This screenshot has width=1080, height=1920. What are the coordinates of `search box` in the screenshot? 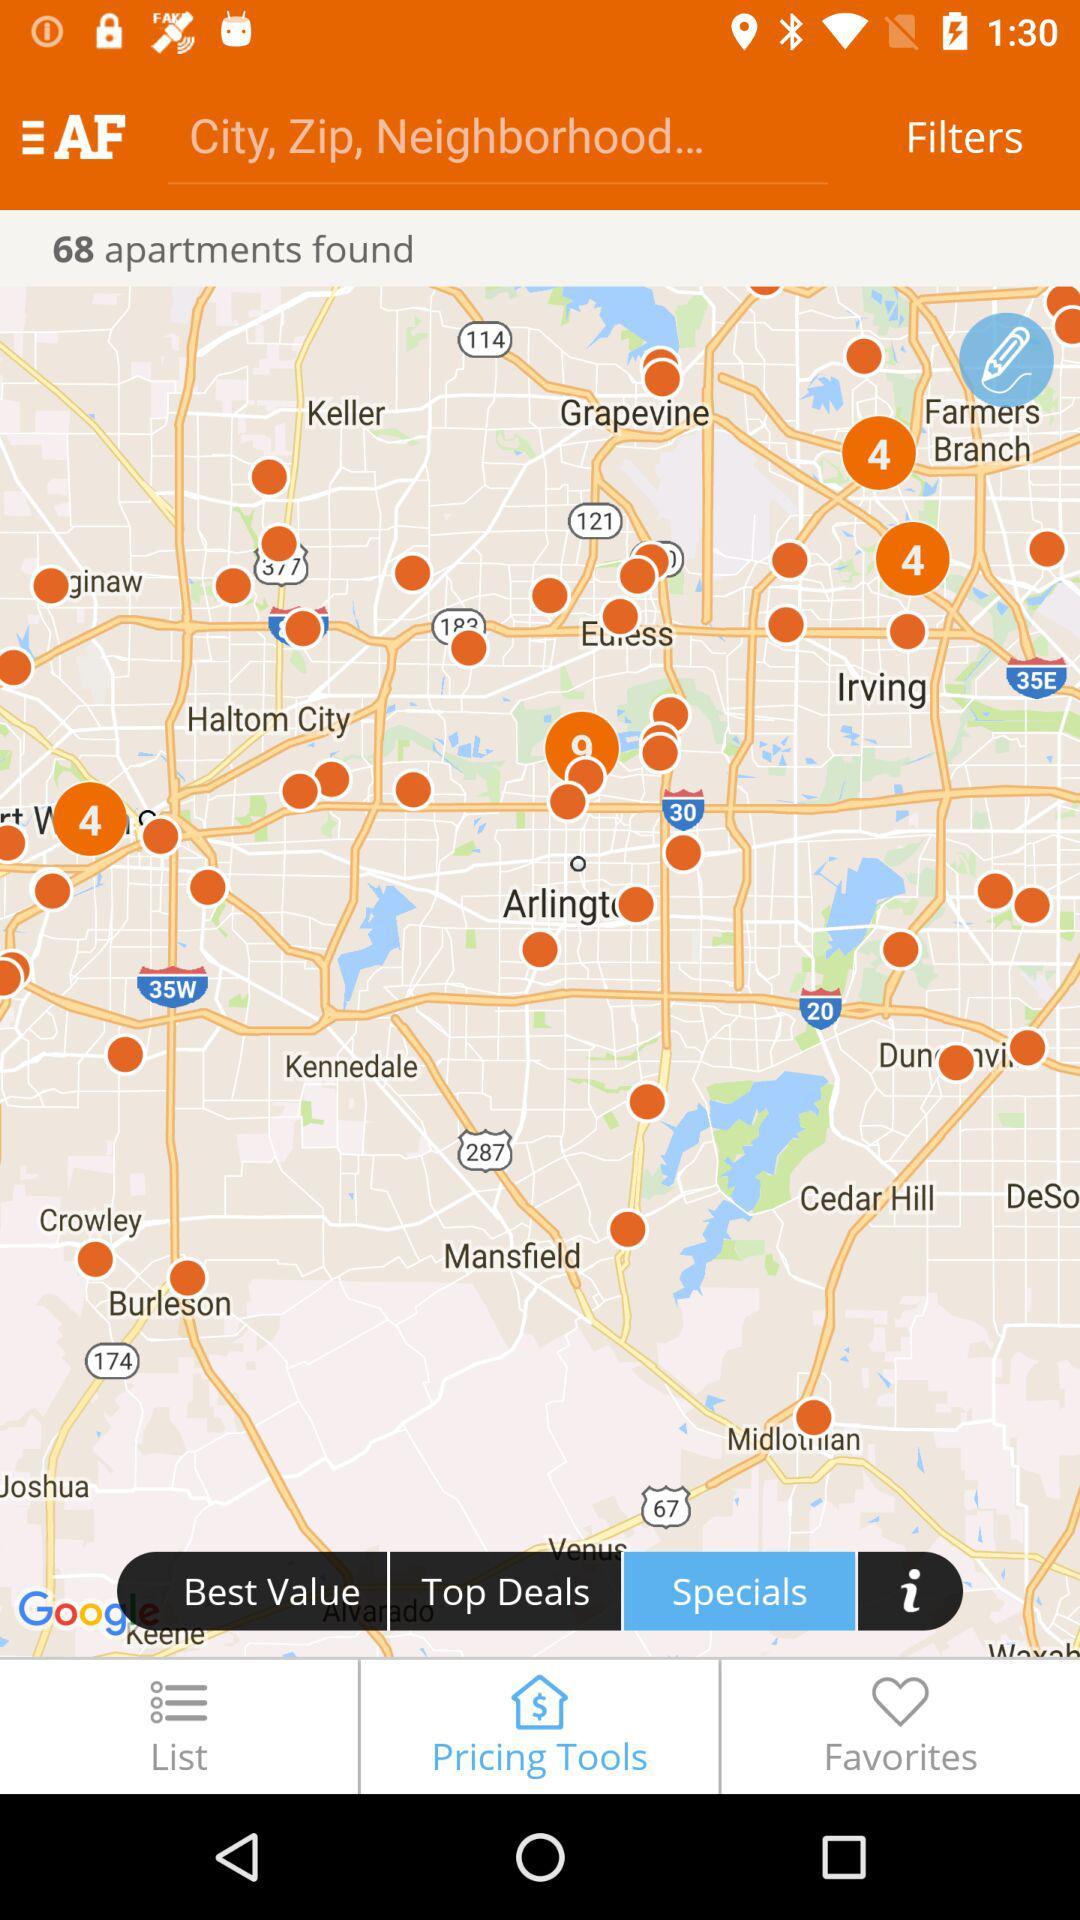 It's located at (496, 133).